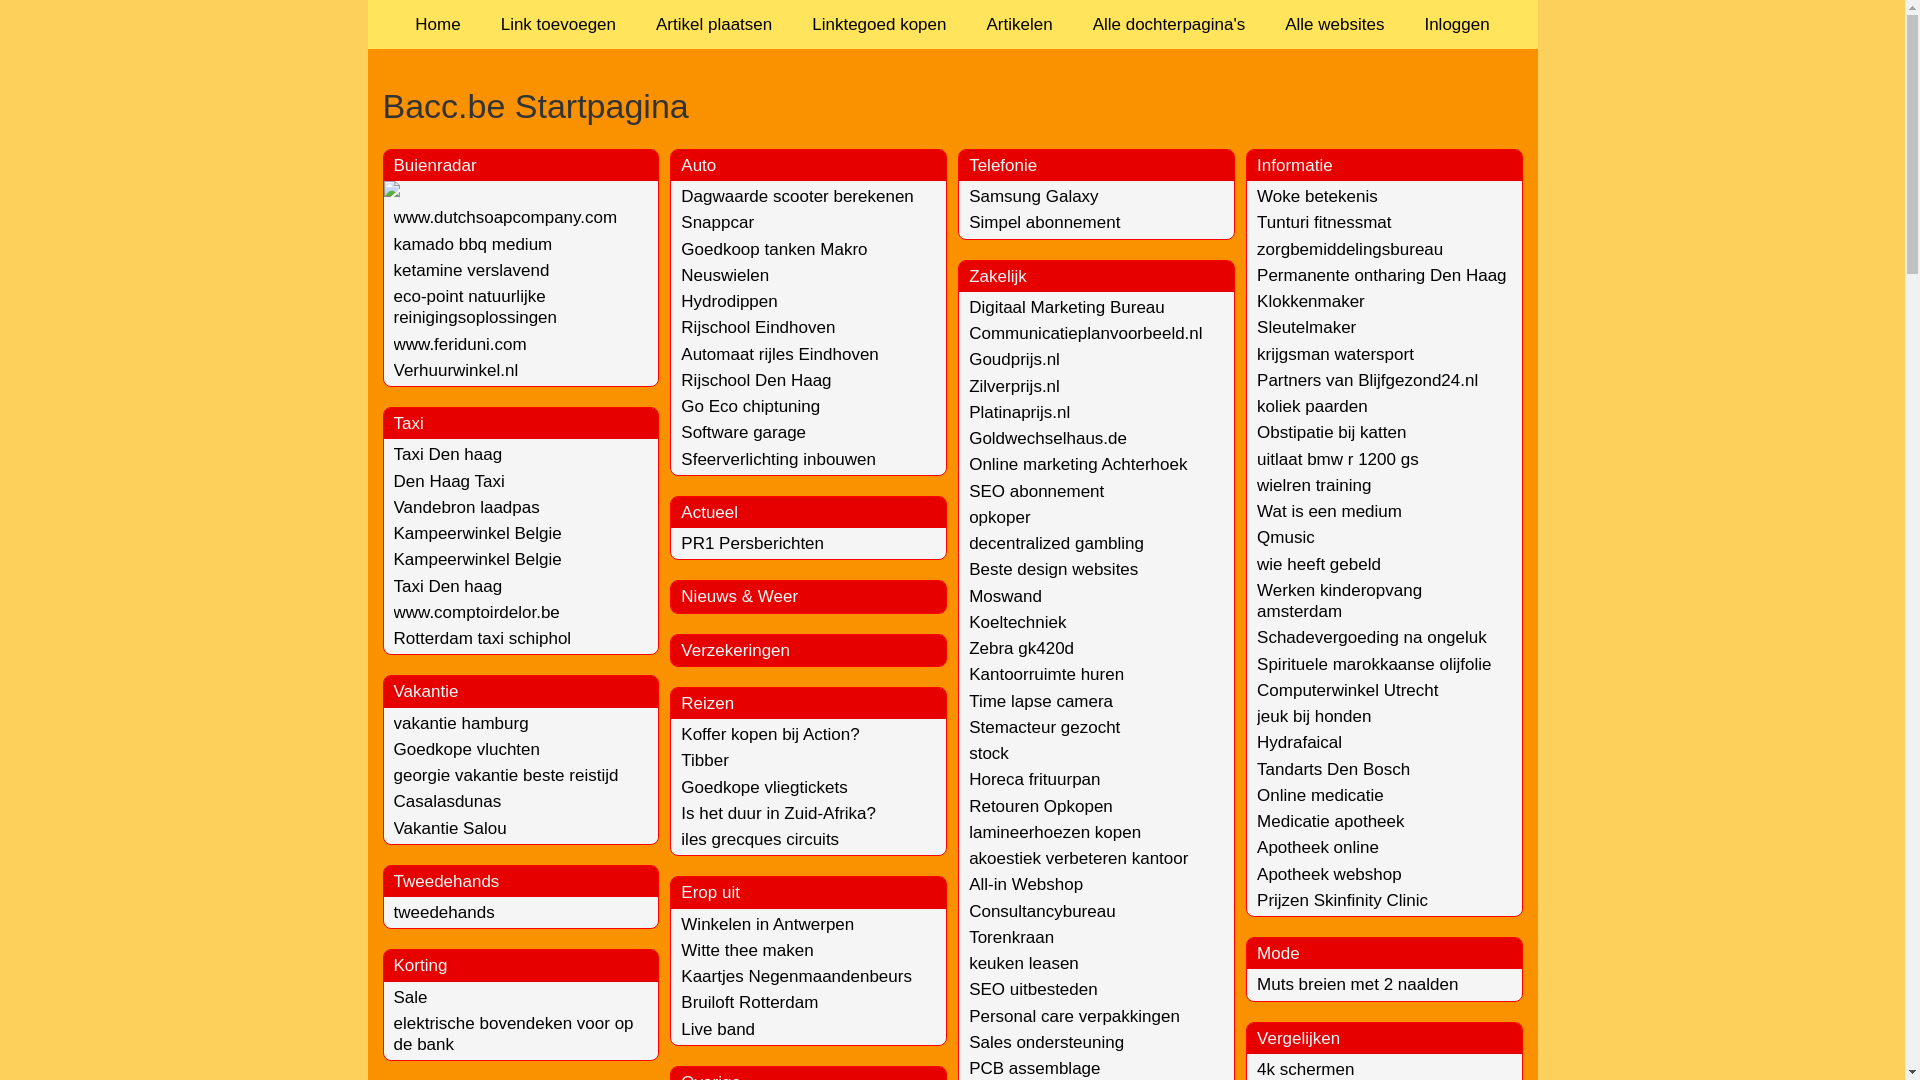  Describe the element at coordinates (969, 911) in the screenshot. I see `'Consultancybureau'` at that location.